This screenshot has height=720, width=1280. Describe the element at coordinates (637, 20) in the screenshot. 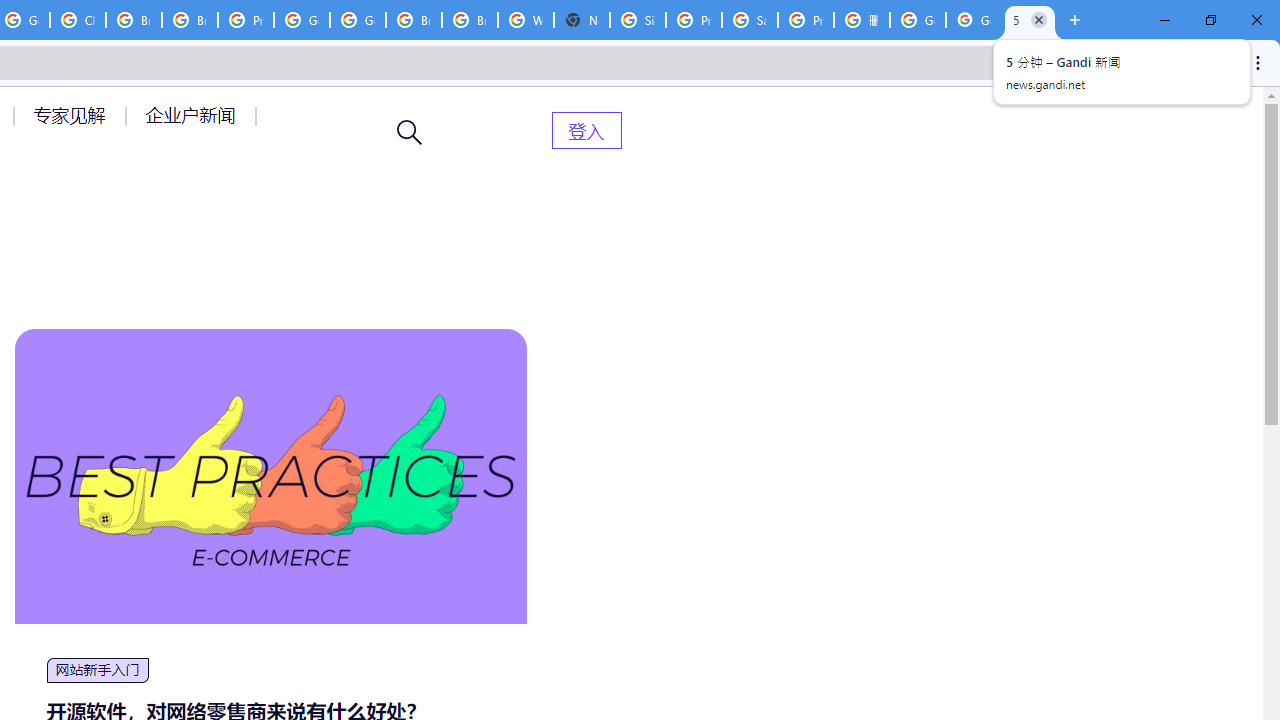

I see `'Sign in - Google Accounts'` at that location.